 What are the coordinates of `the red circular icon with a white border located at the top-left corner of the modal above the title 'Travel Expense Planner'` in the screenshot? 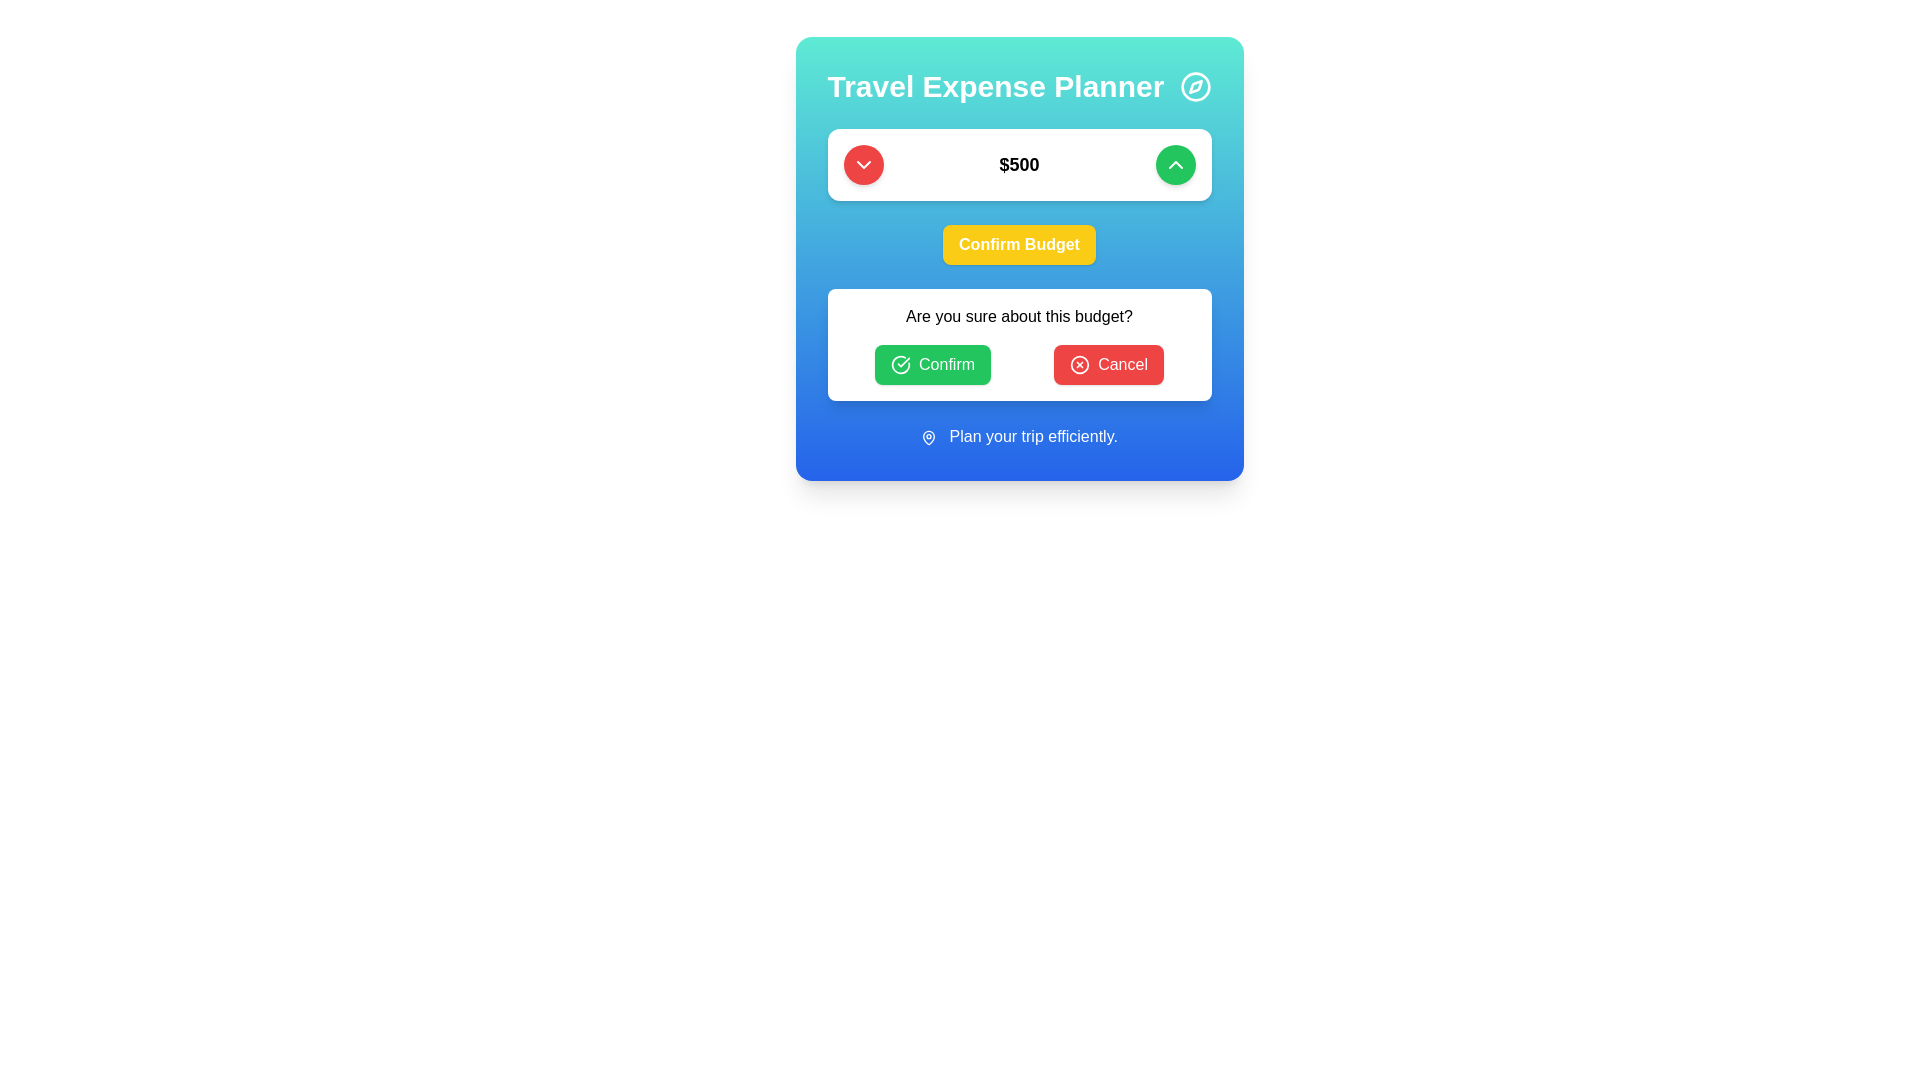 It's located at (1079, 365).